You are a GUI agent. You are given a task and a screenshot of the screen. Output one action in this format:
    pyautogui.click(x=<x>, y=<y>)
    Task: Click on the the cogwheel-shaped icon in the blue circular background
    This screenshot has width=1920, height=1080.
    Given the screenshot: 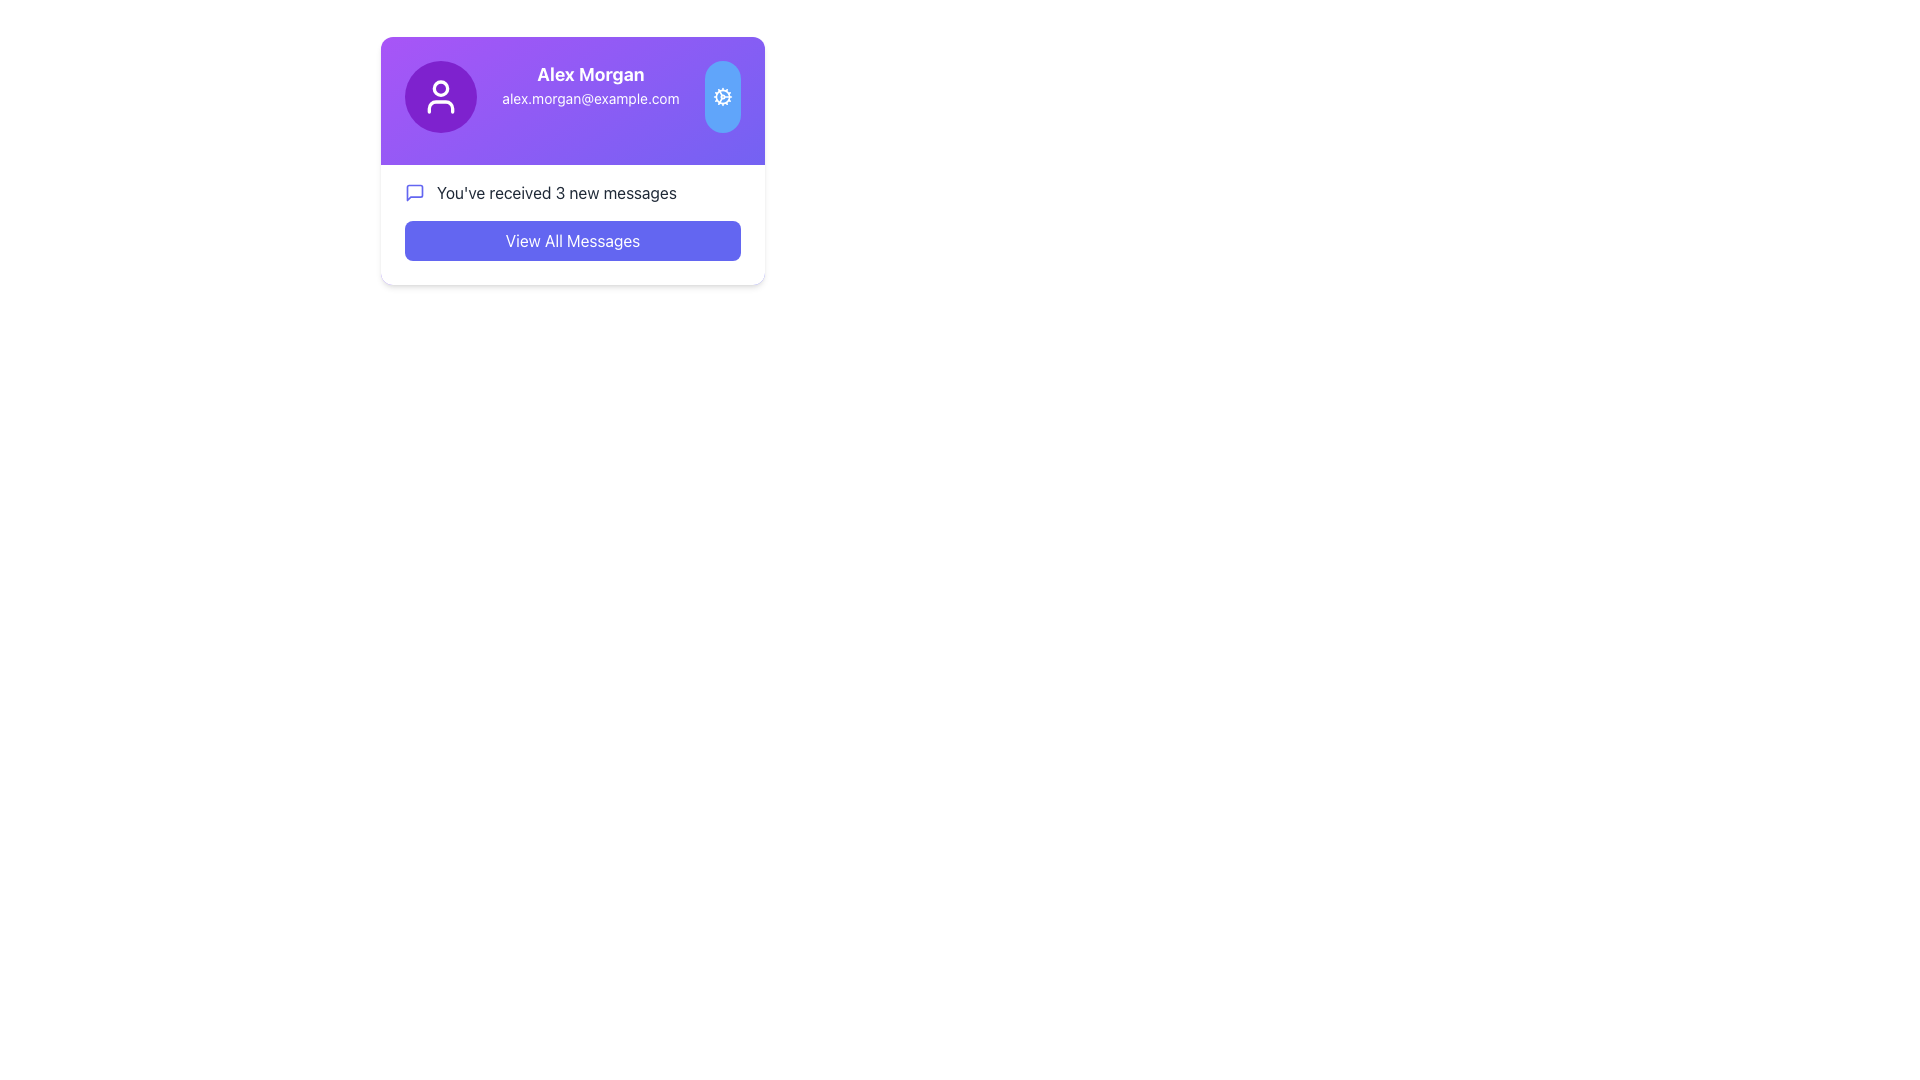 What is the action you would take?
    pyautogui.click(x=722, y=96)
    